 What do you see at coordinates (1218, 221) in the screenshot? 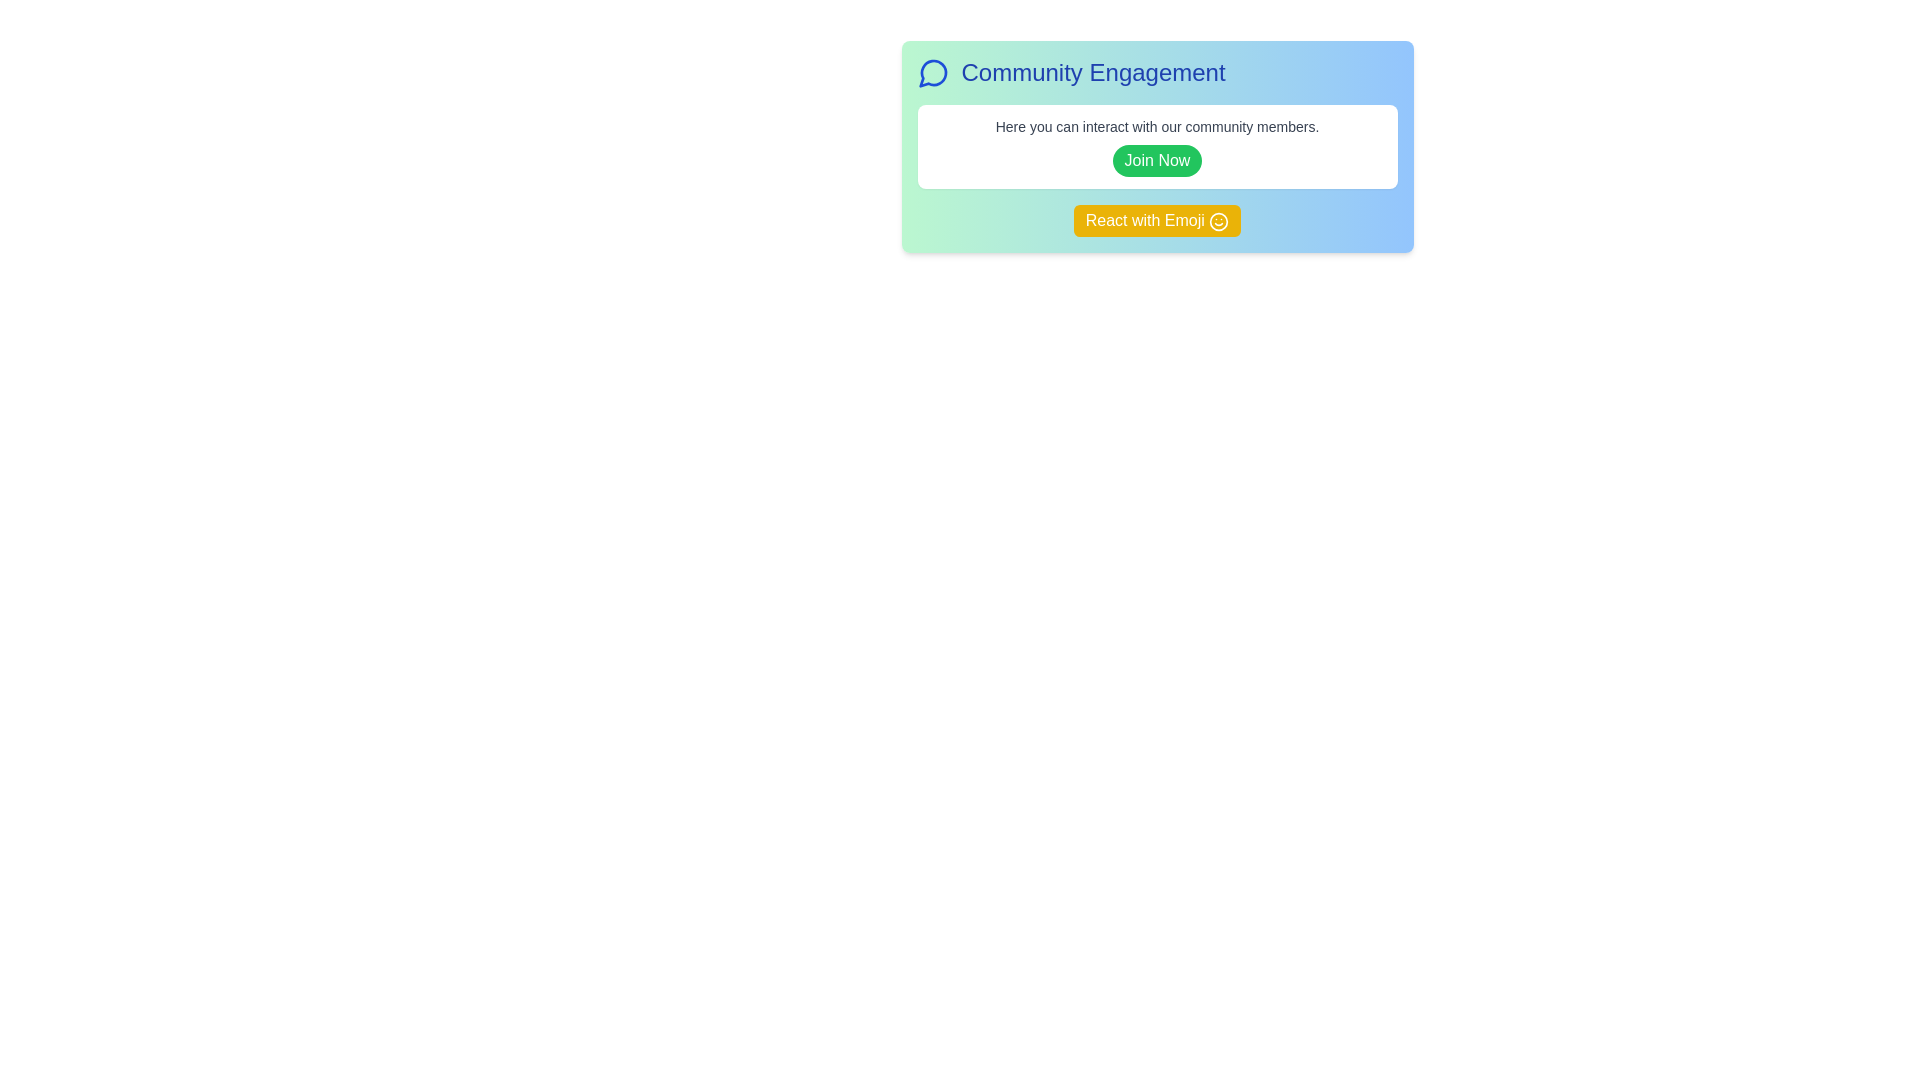
I see `the smiley face icon located inside the 'React with Emoji' button` at bounding box center [1218, 221].